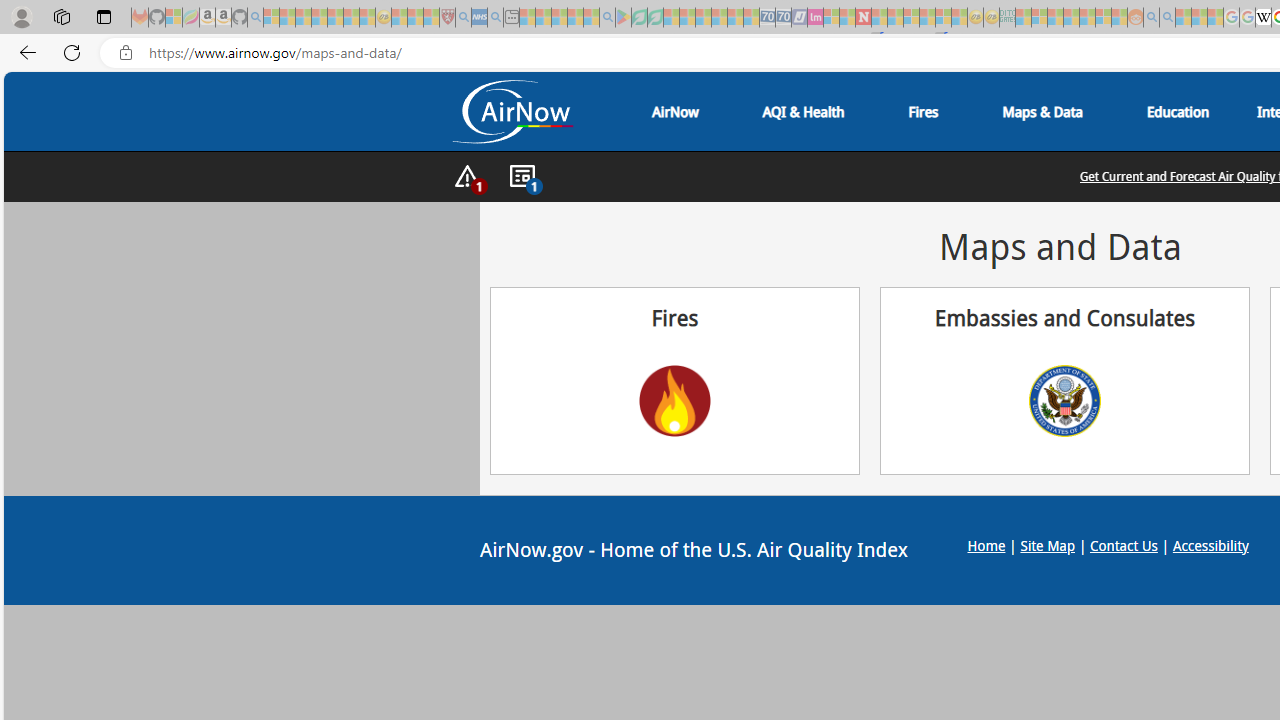 The height and width of the screenshot is (720, 1280). I want to click on 'Fires Fire Icon', so click(675, 380).